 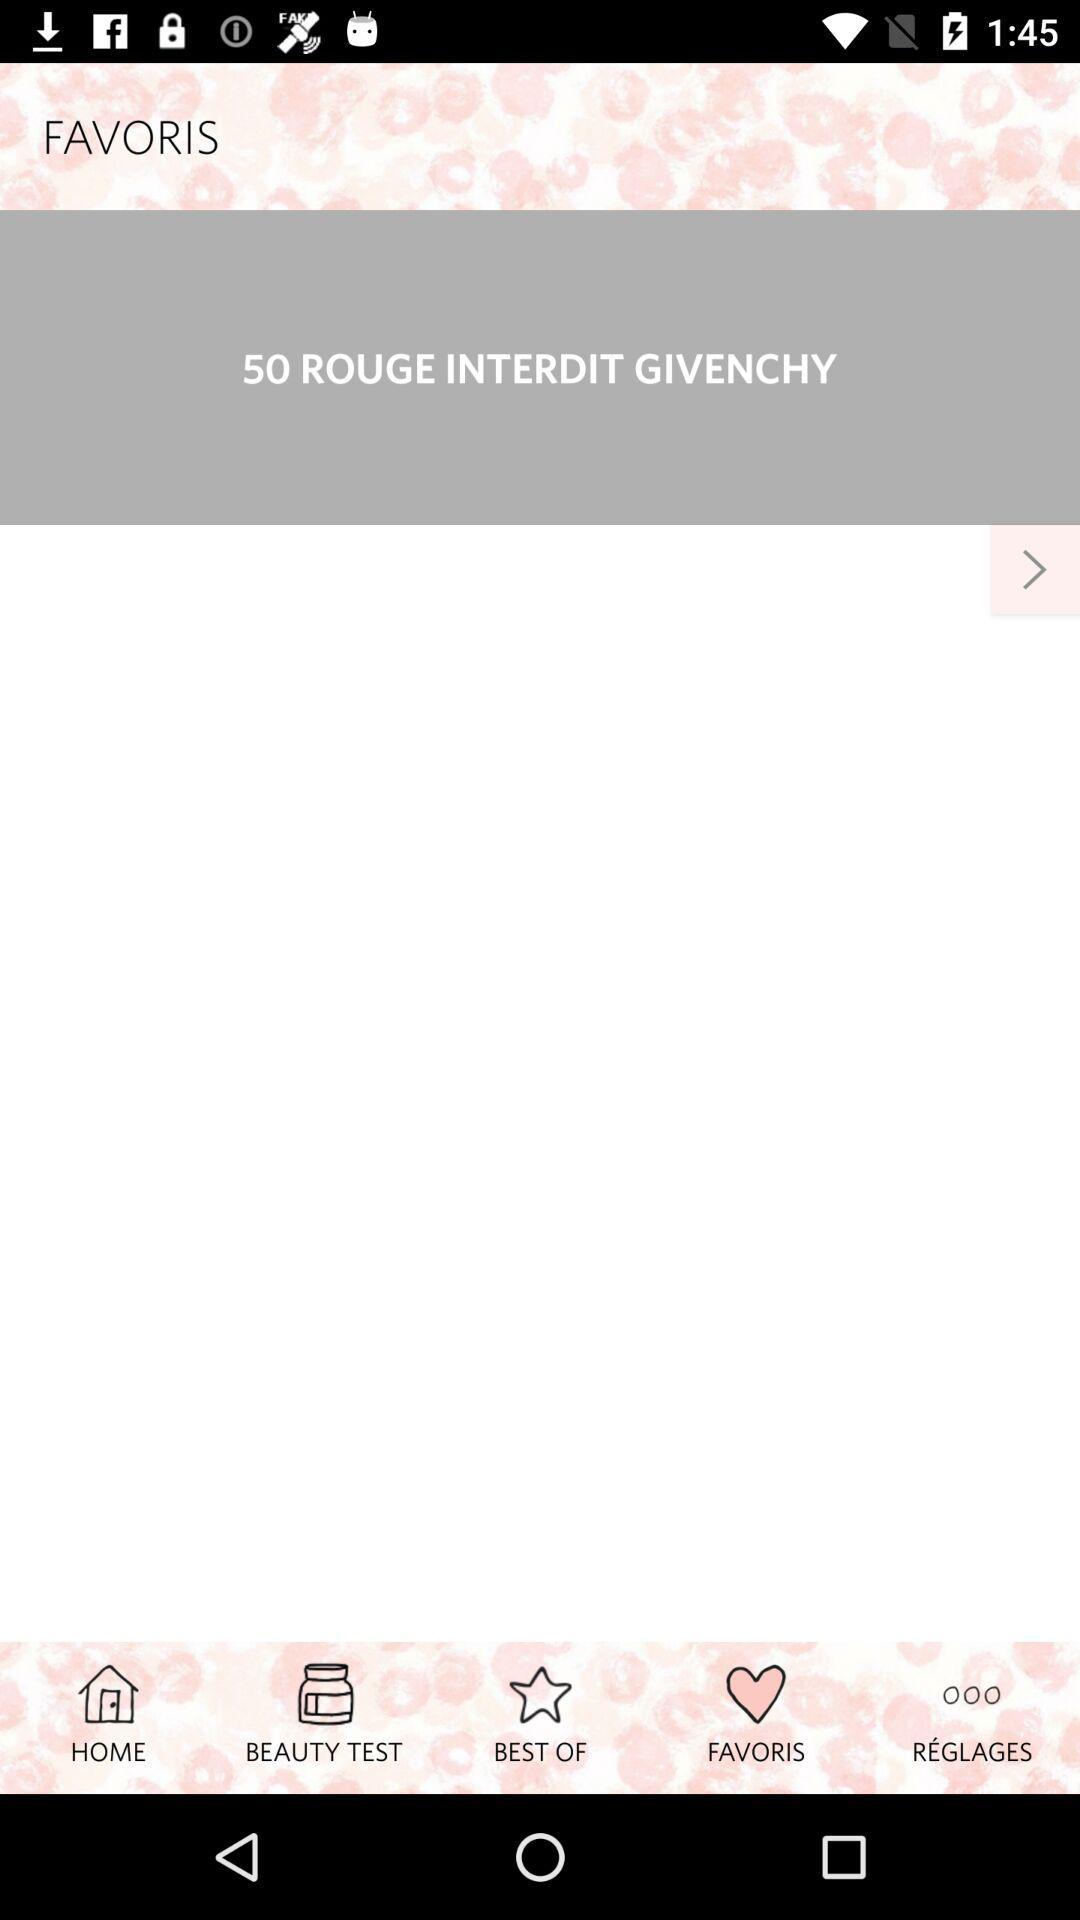 I want to click on icon to the left of the best of icon, so click(x=323, y=1716).